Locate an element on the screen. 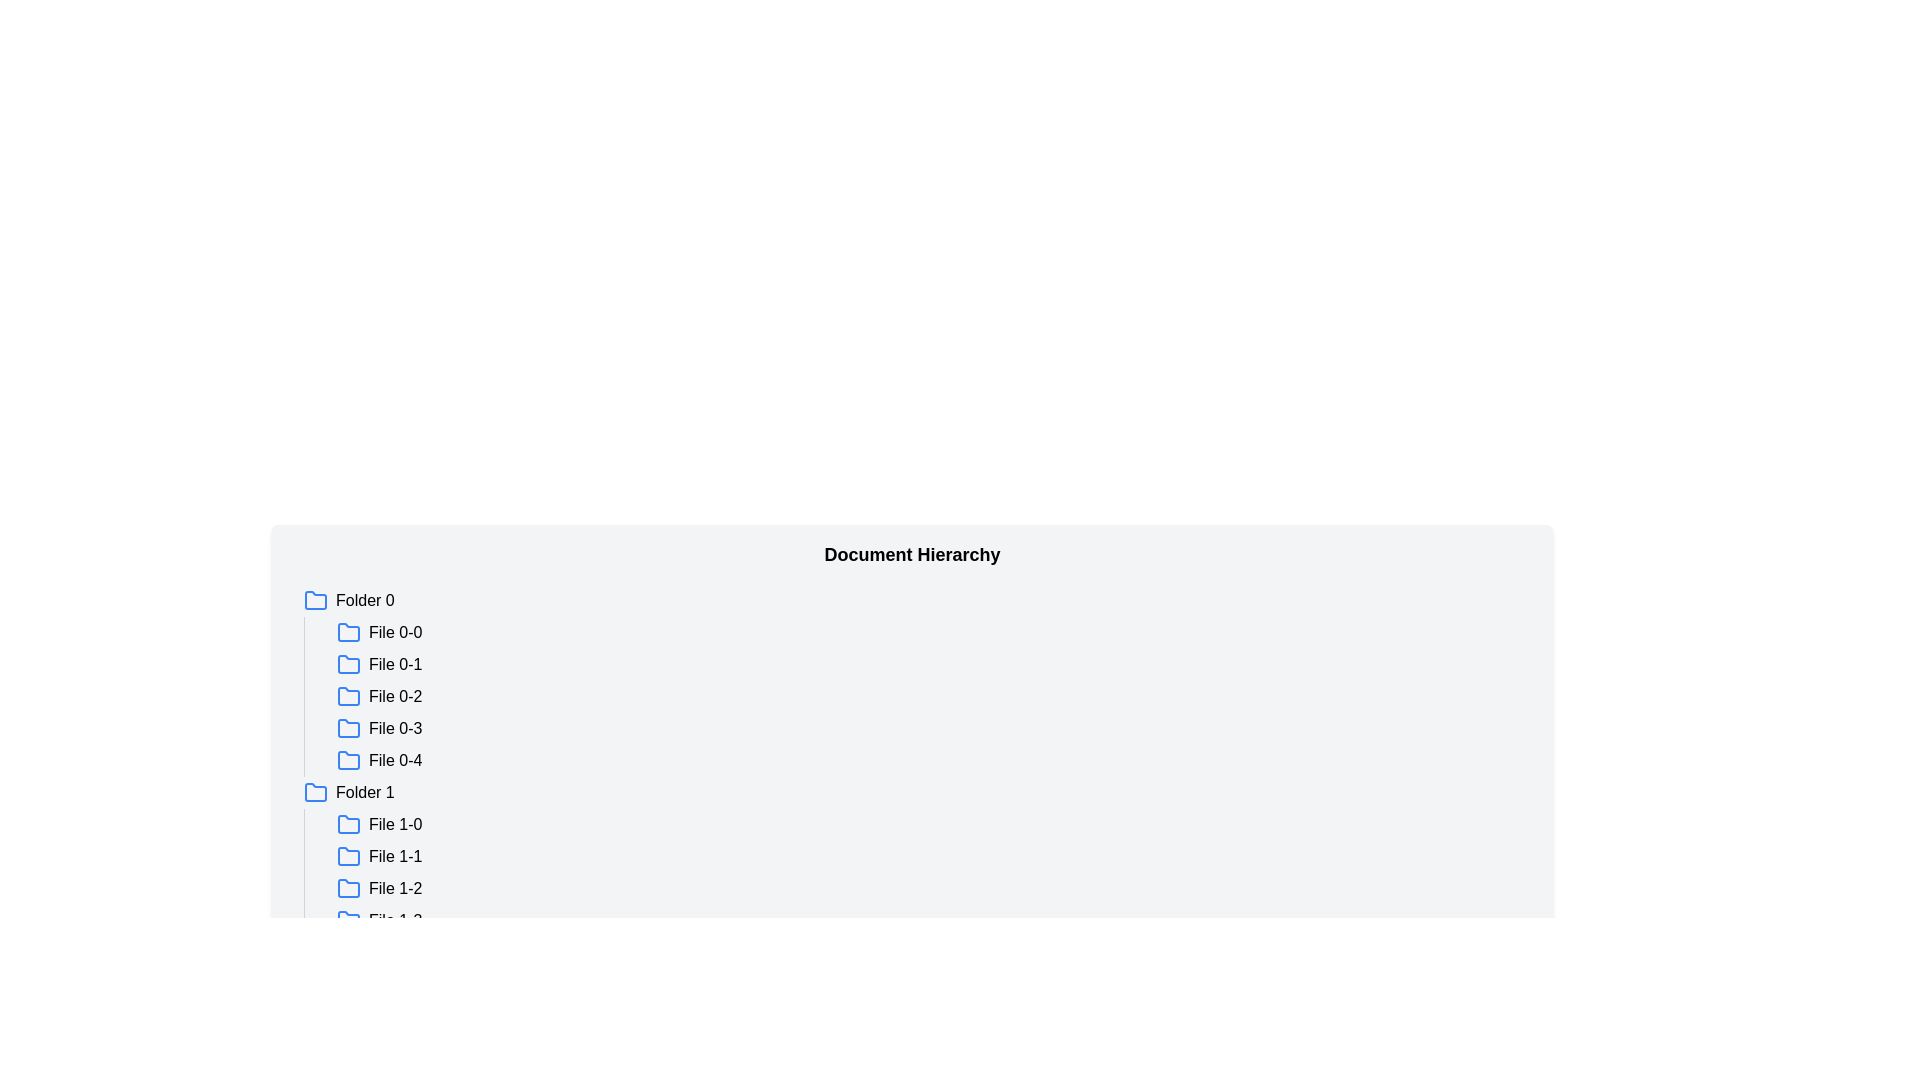 This screenshot has height=1080, width=1920. the folder icon representing 'File 1-0' within the 'Folder 1' group in the file hierarchy is located at coordinates (349, 824).